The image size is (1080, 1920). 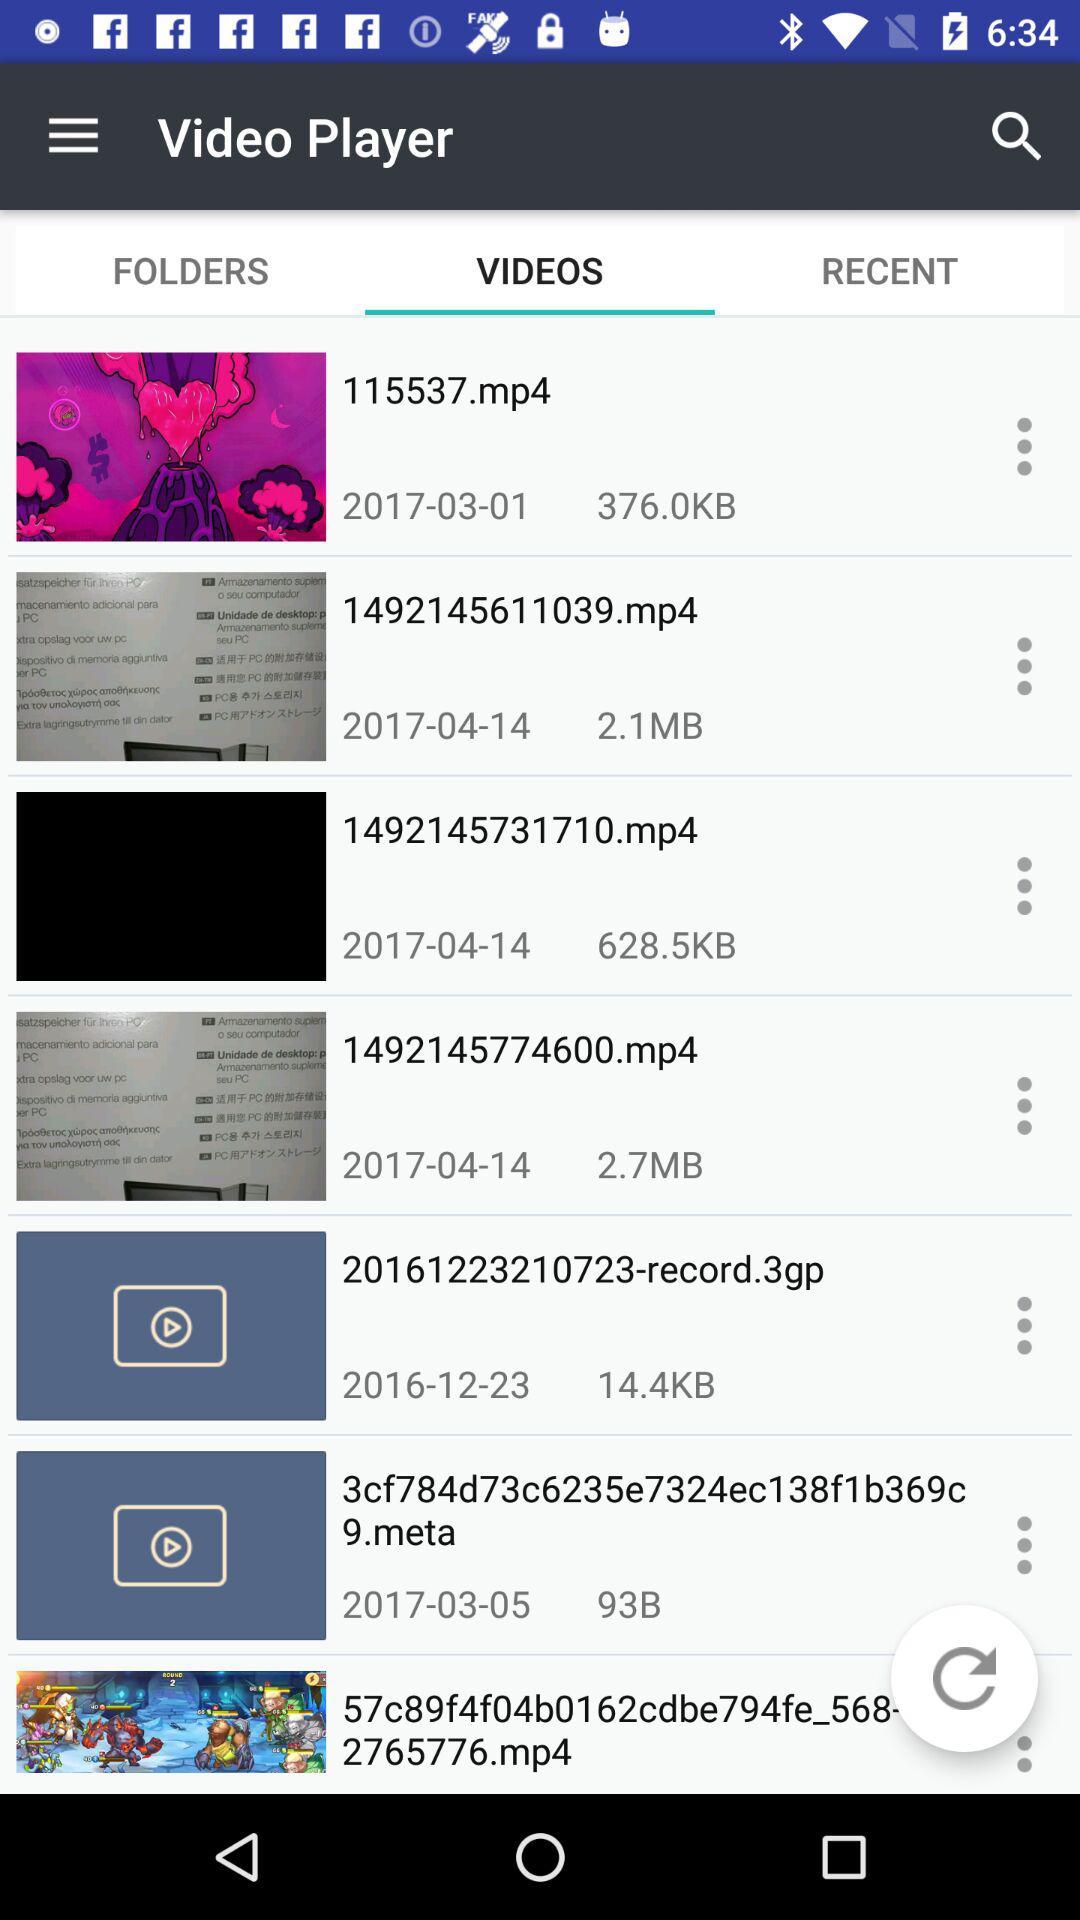 I want to click on refresh page, so click(x=963, y=1678).